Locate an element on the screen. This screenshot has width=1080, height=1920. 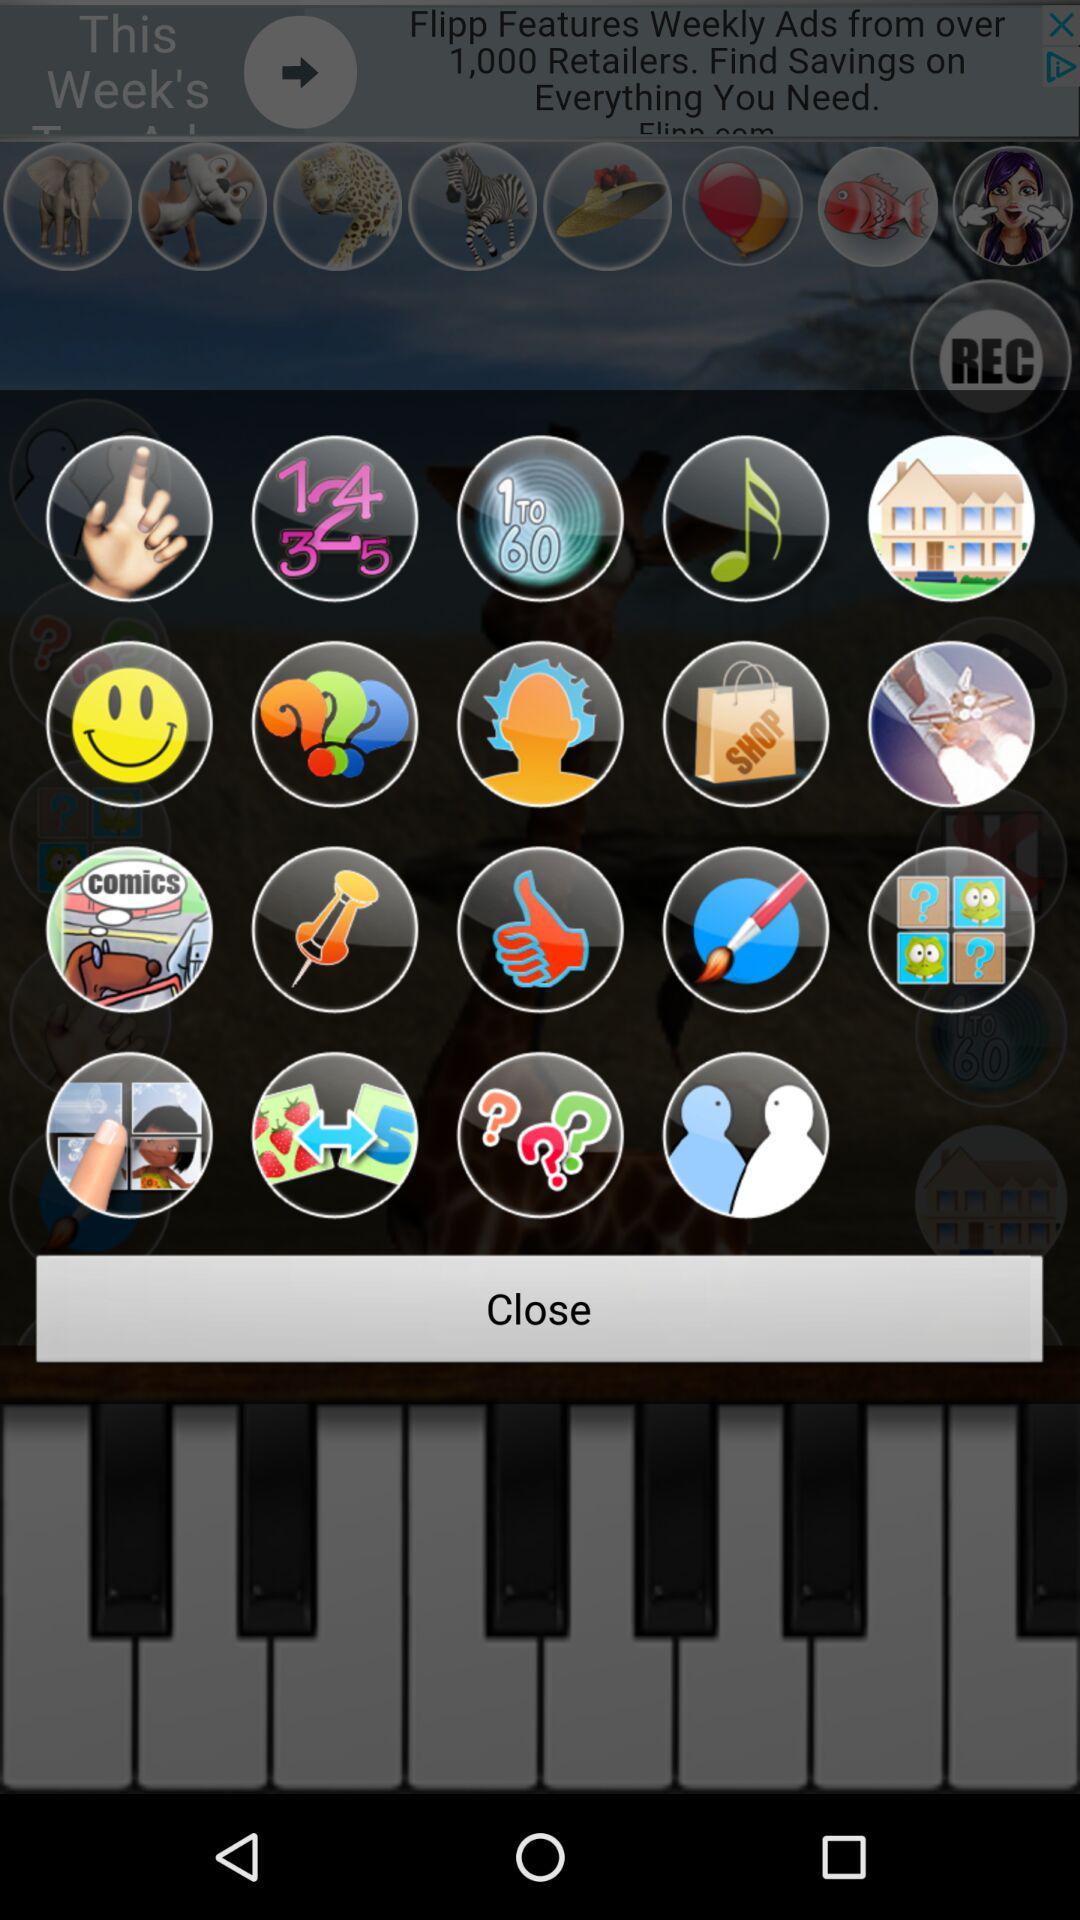
feature is located at coordinates (128, 929).